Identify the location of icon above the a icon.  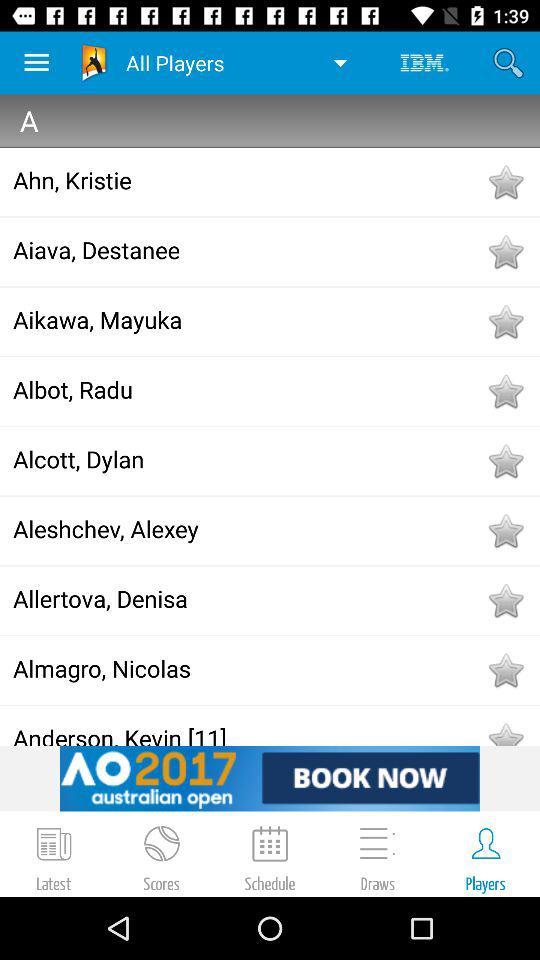
(36, 62).